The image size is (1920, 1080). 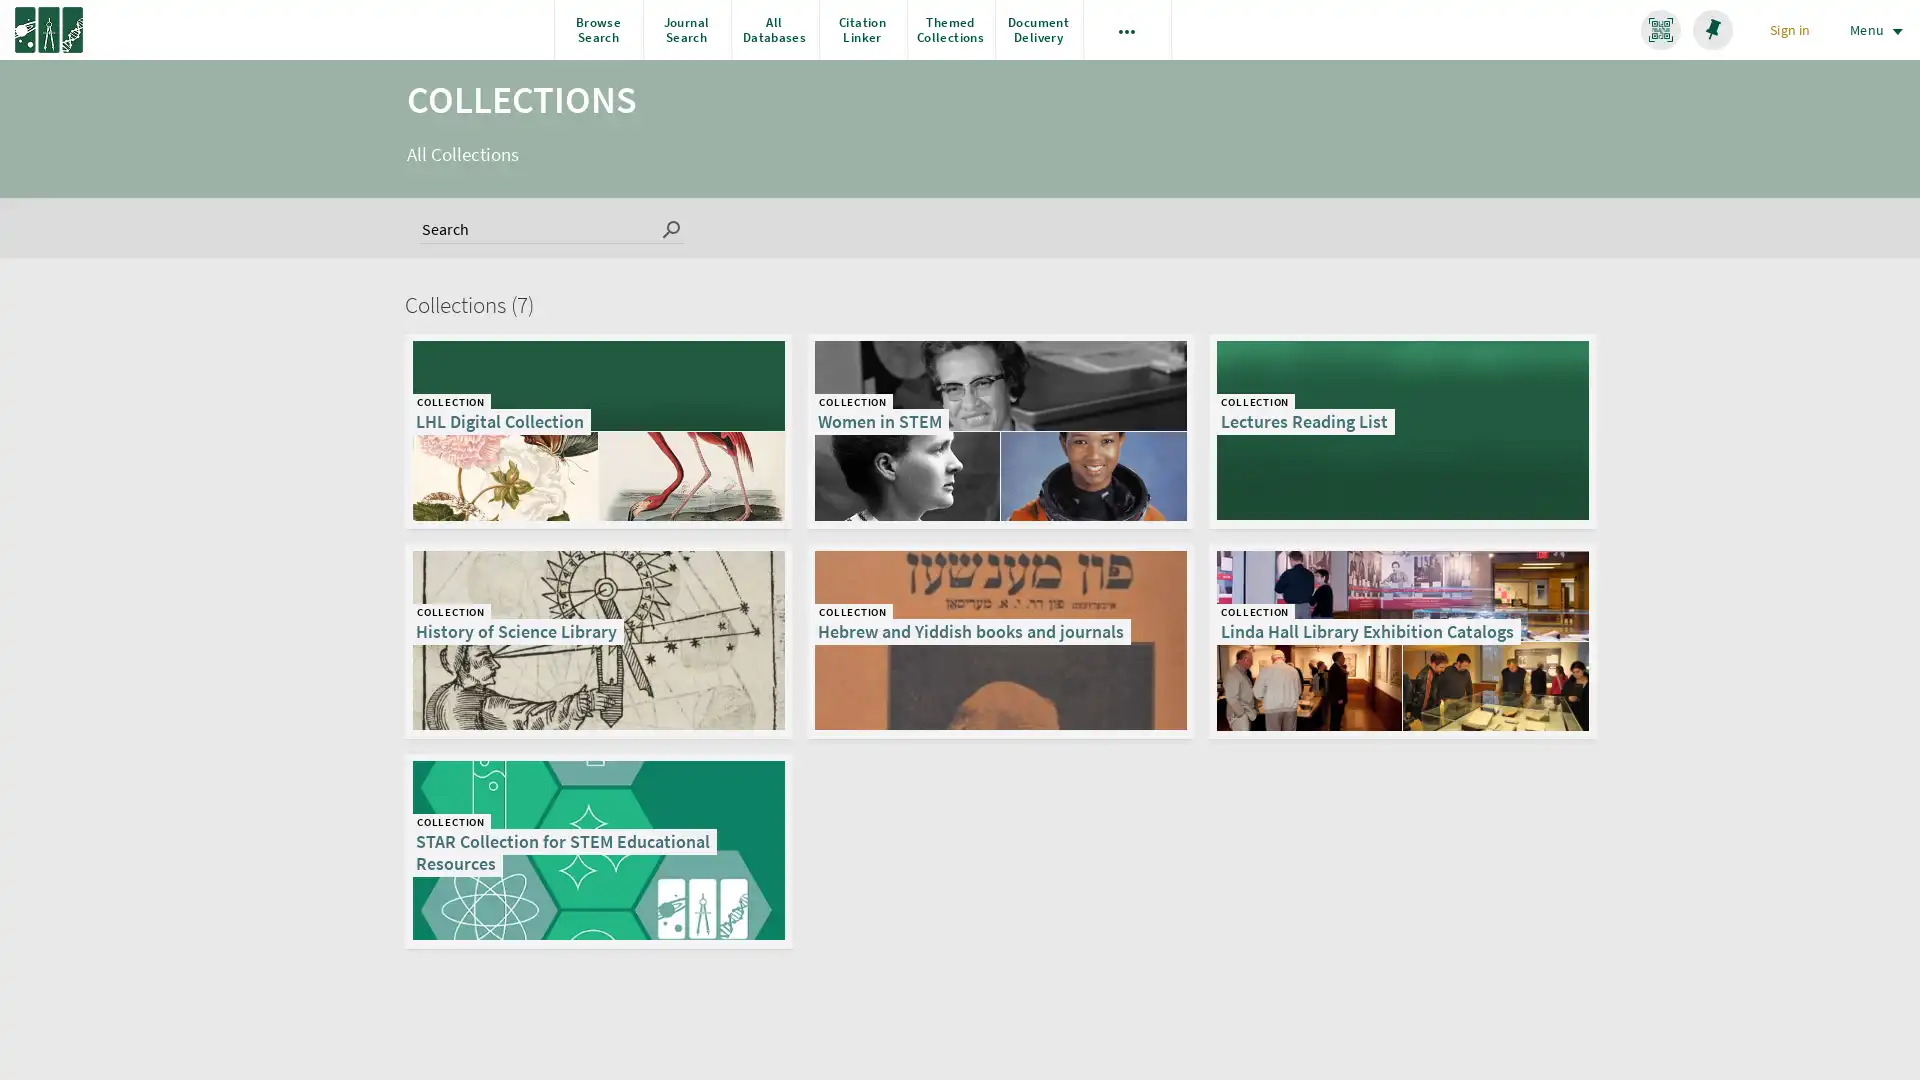 What do you see at coordinates (672, 226) in the screenshot?
I see `Search` at bounding box center [672, 226].